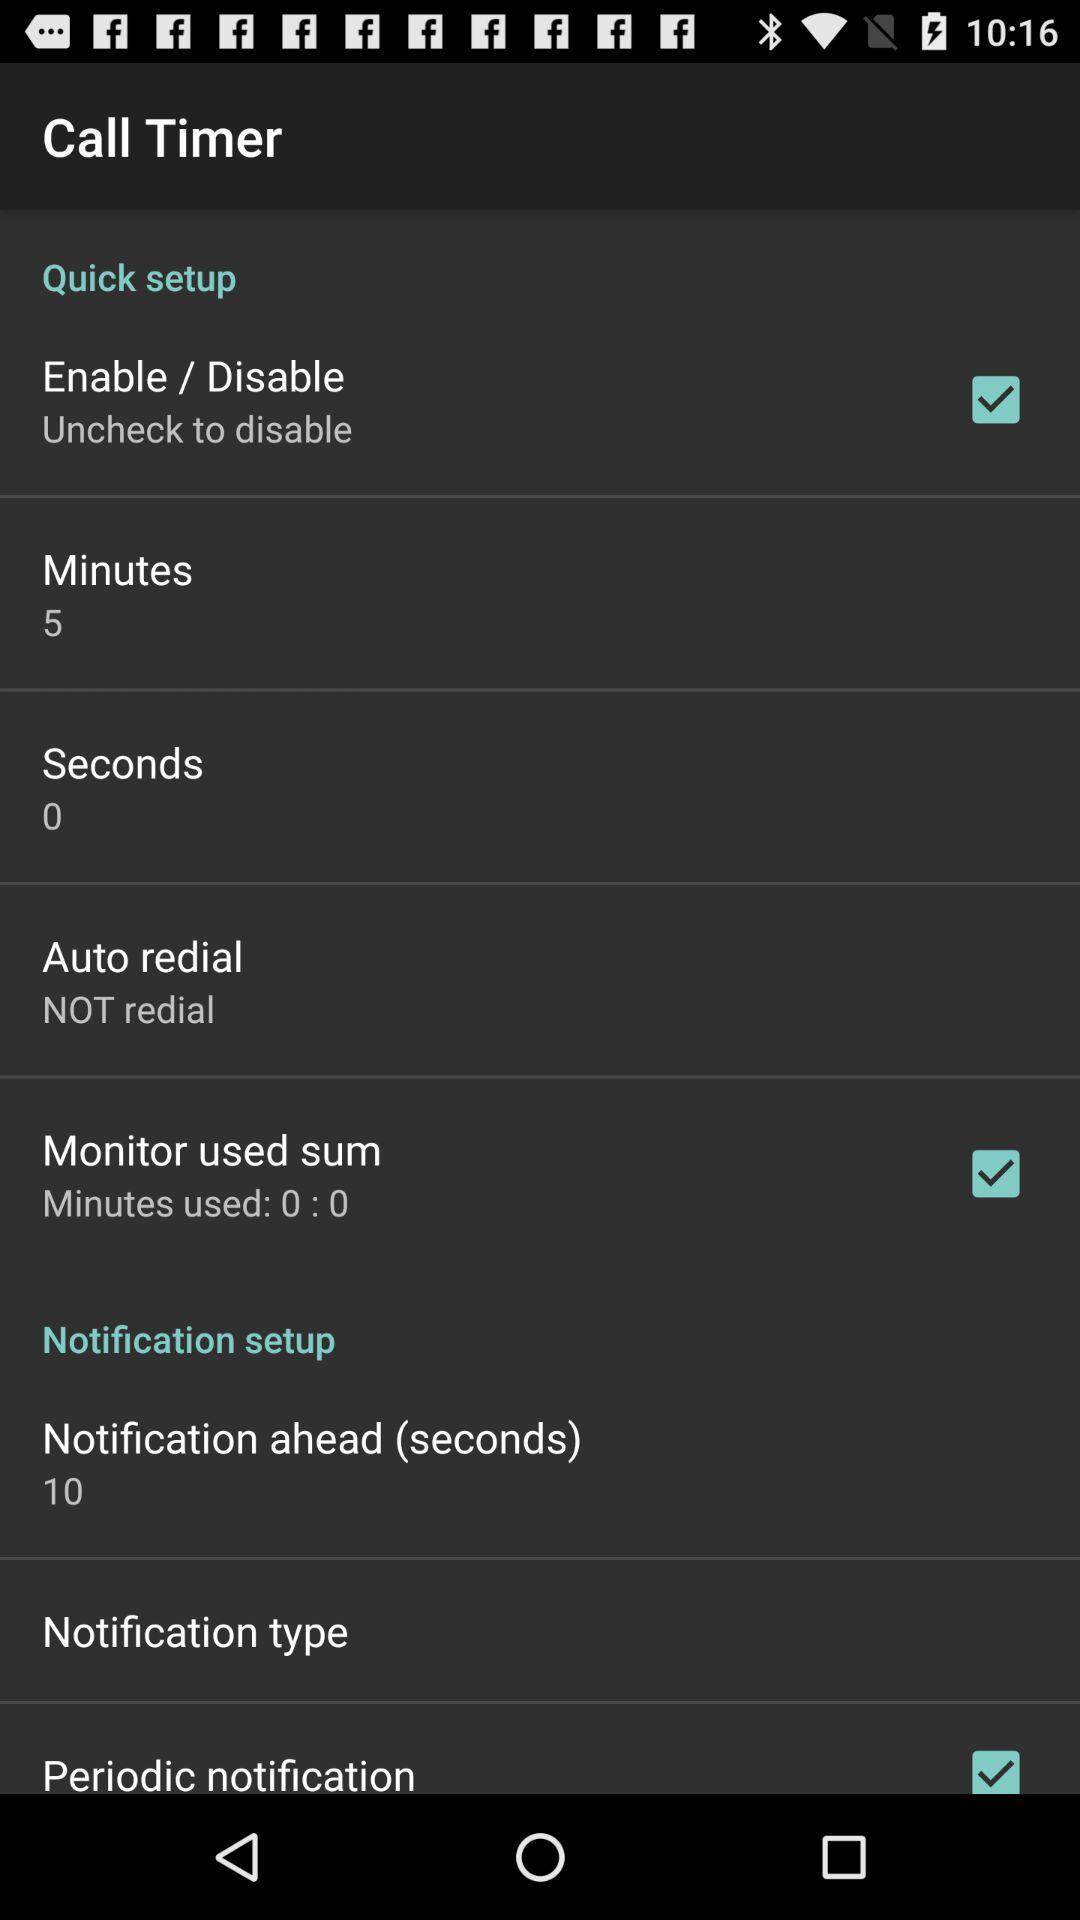 The height and width of the screenshot is (1920, 1080). I want to click on the last check box, so click(995, 1763).